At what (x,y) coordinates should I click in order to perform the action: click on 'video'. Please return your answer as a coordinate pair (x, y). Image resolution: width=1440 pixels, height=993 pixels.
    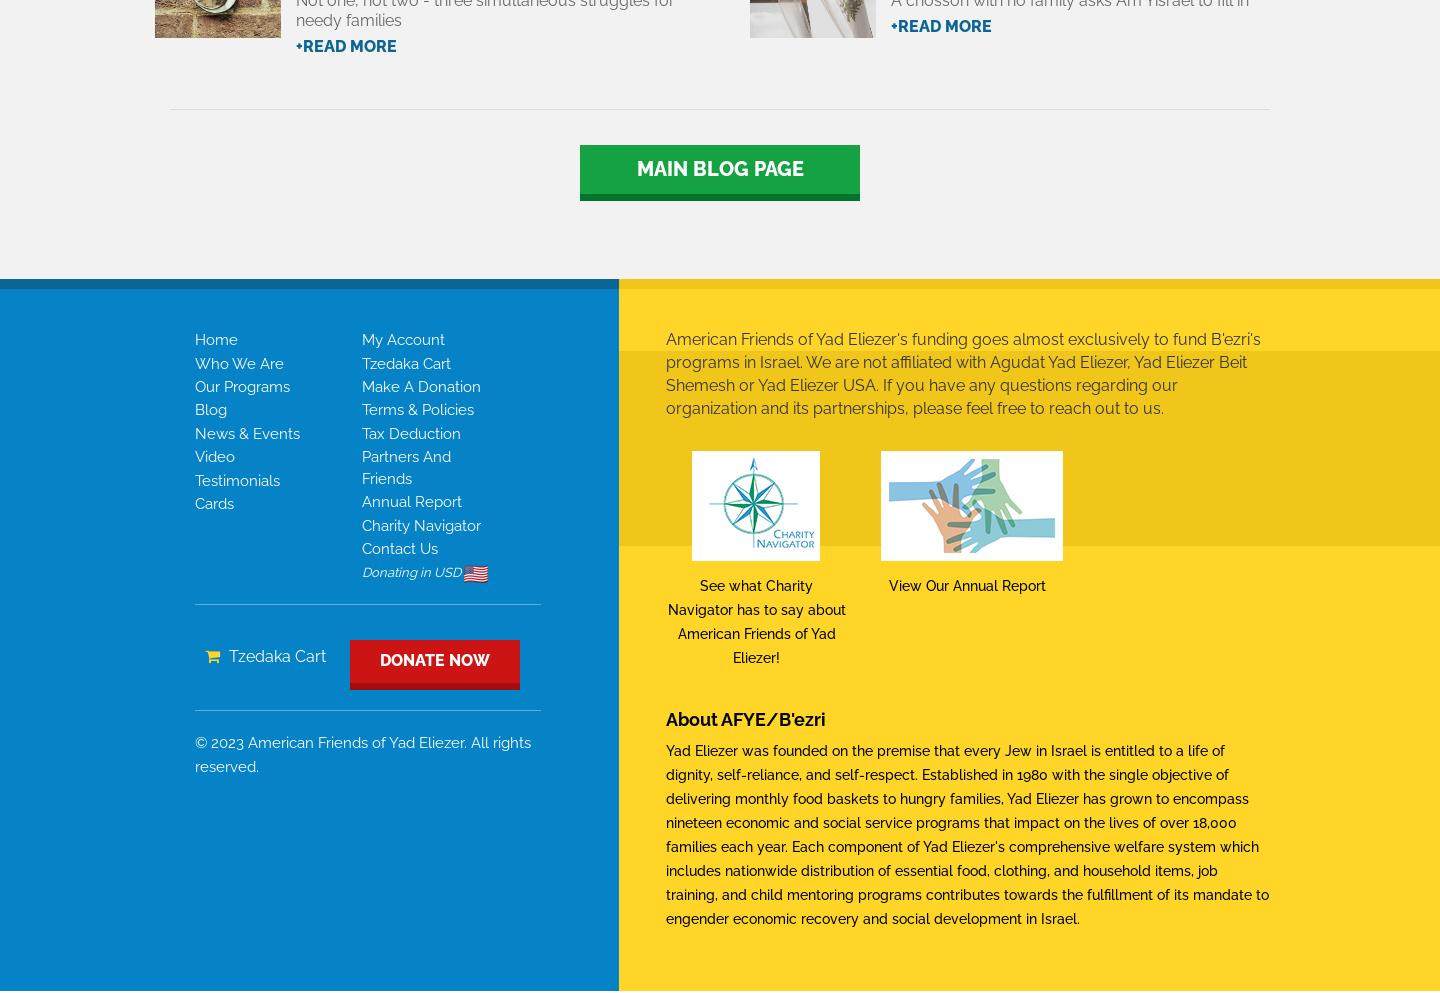
    Looking at the image, I should click on (214, 456).